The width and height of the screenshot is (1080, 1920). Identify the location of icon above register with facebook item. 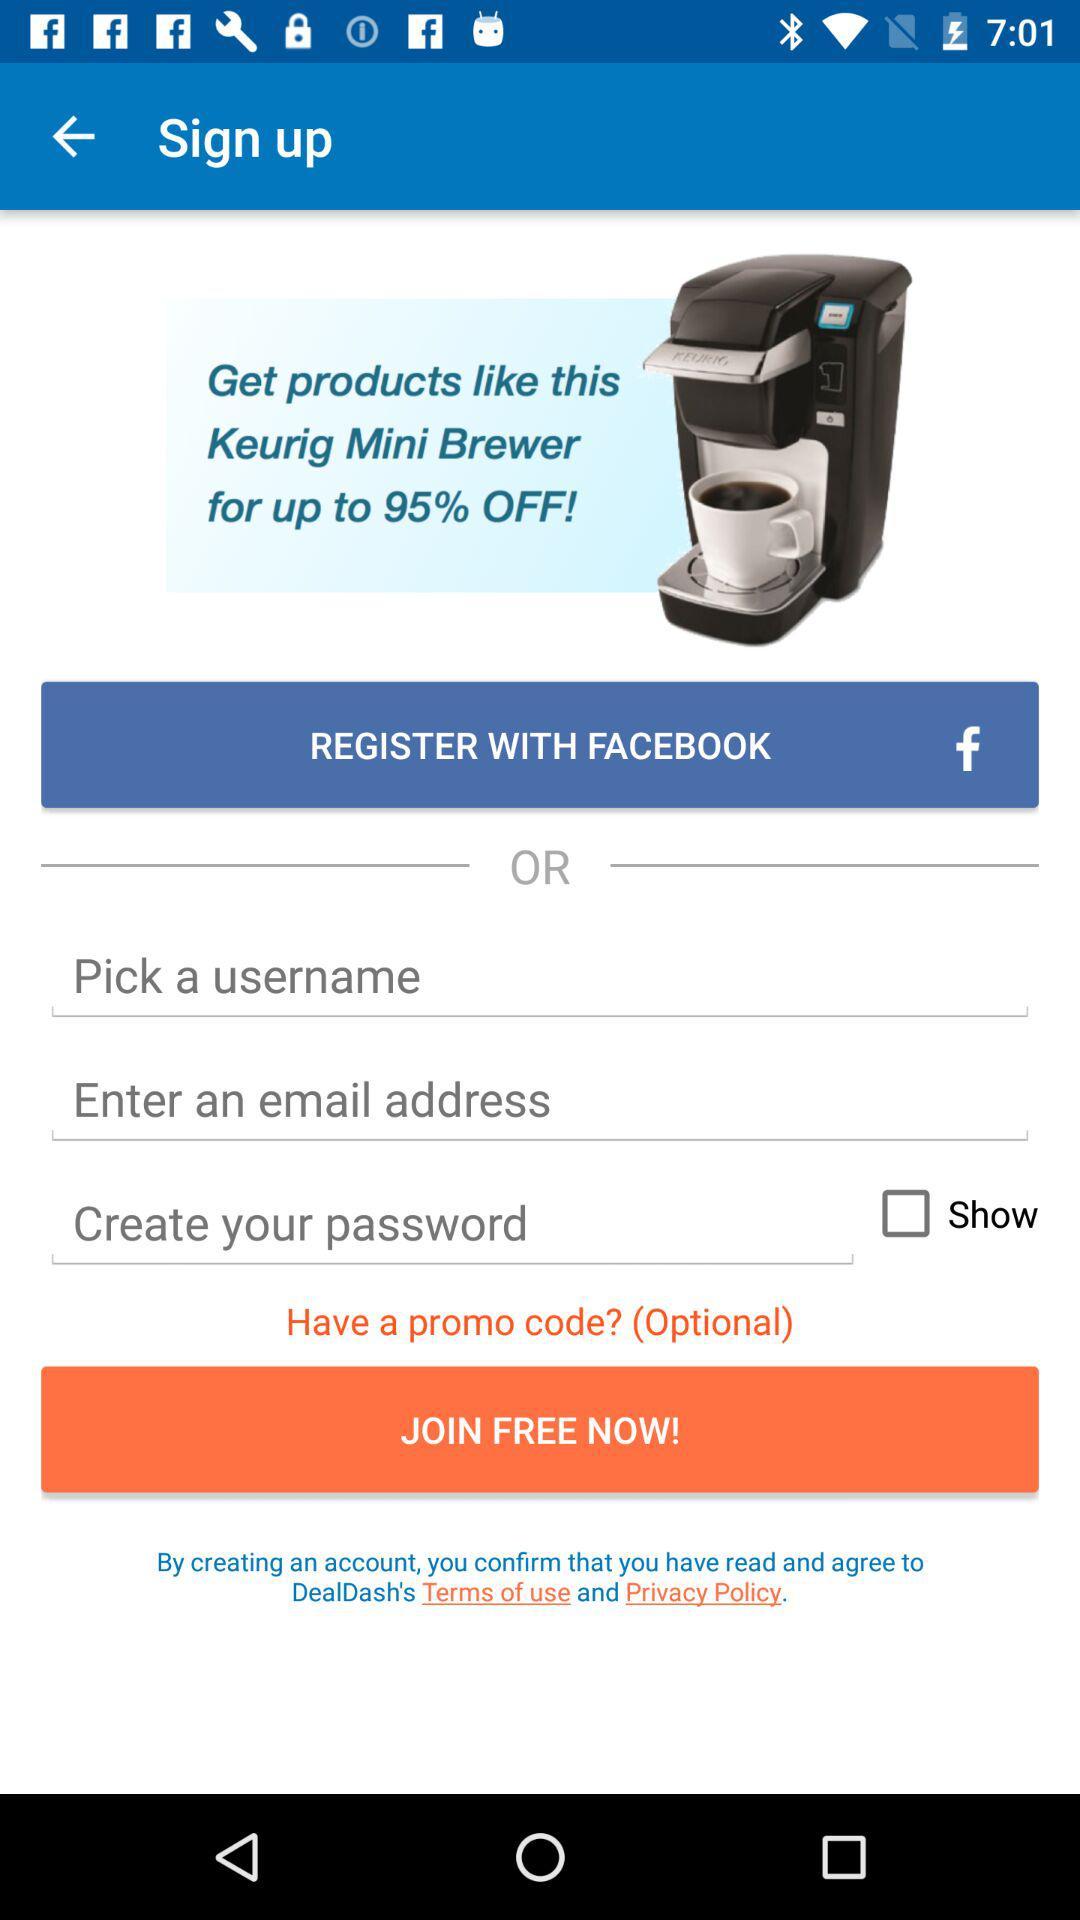
(72, 135).